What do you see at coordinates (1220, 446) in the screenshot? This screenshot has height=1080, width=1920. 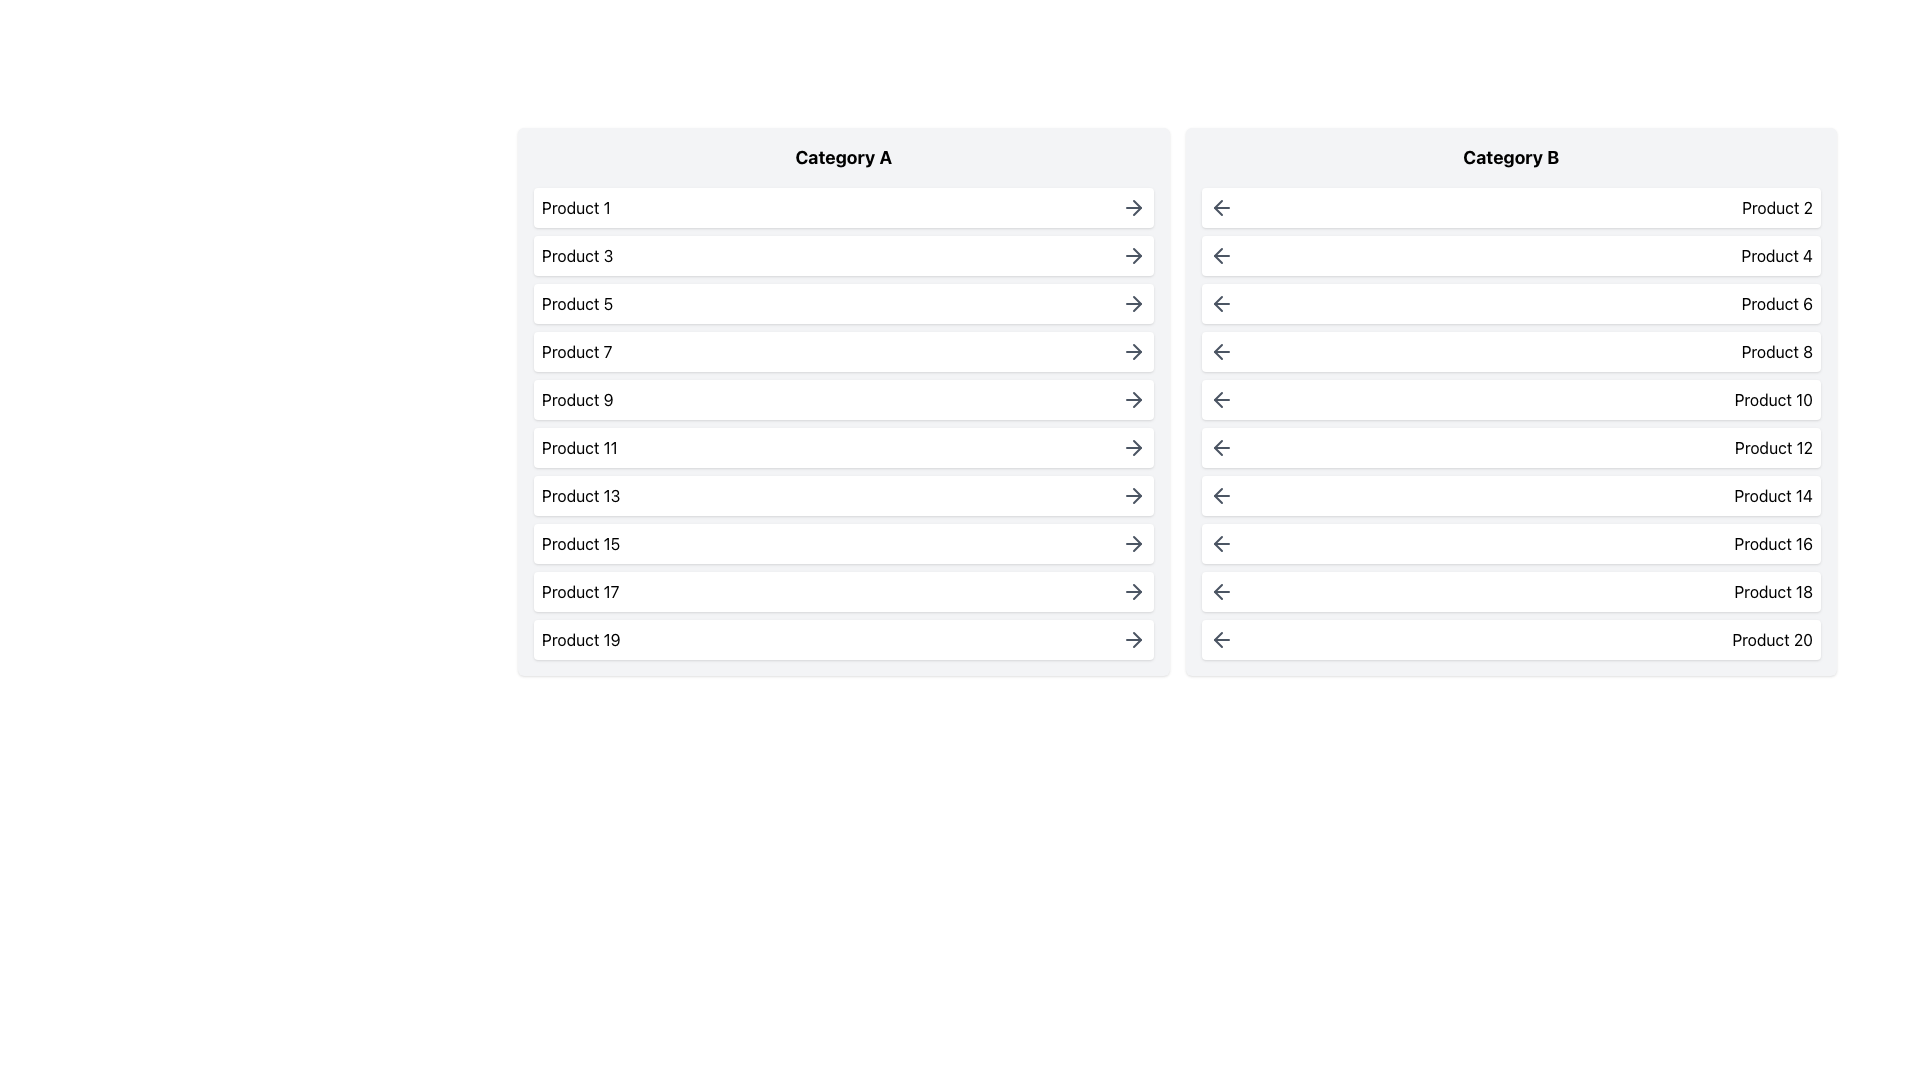 I see `the left-pointing arrow icon associated with 'Product 12' in the 'Category B' list, which is located on the left side of the text 'Product 12'` at bounding box center [1220, 446].